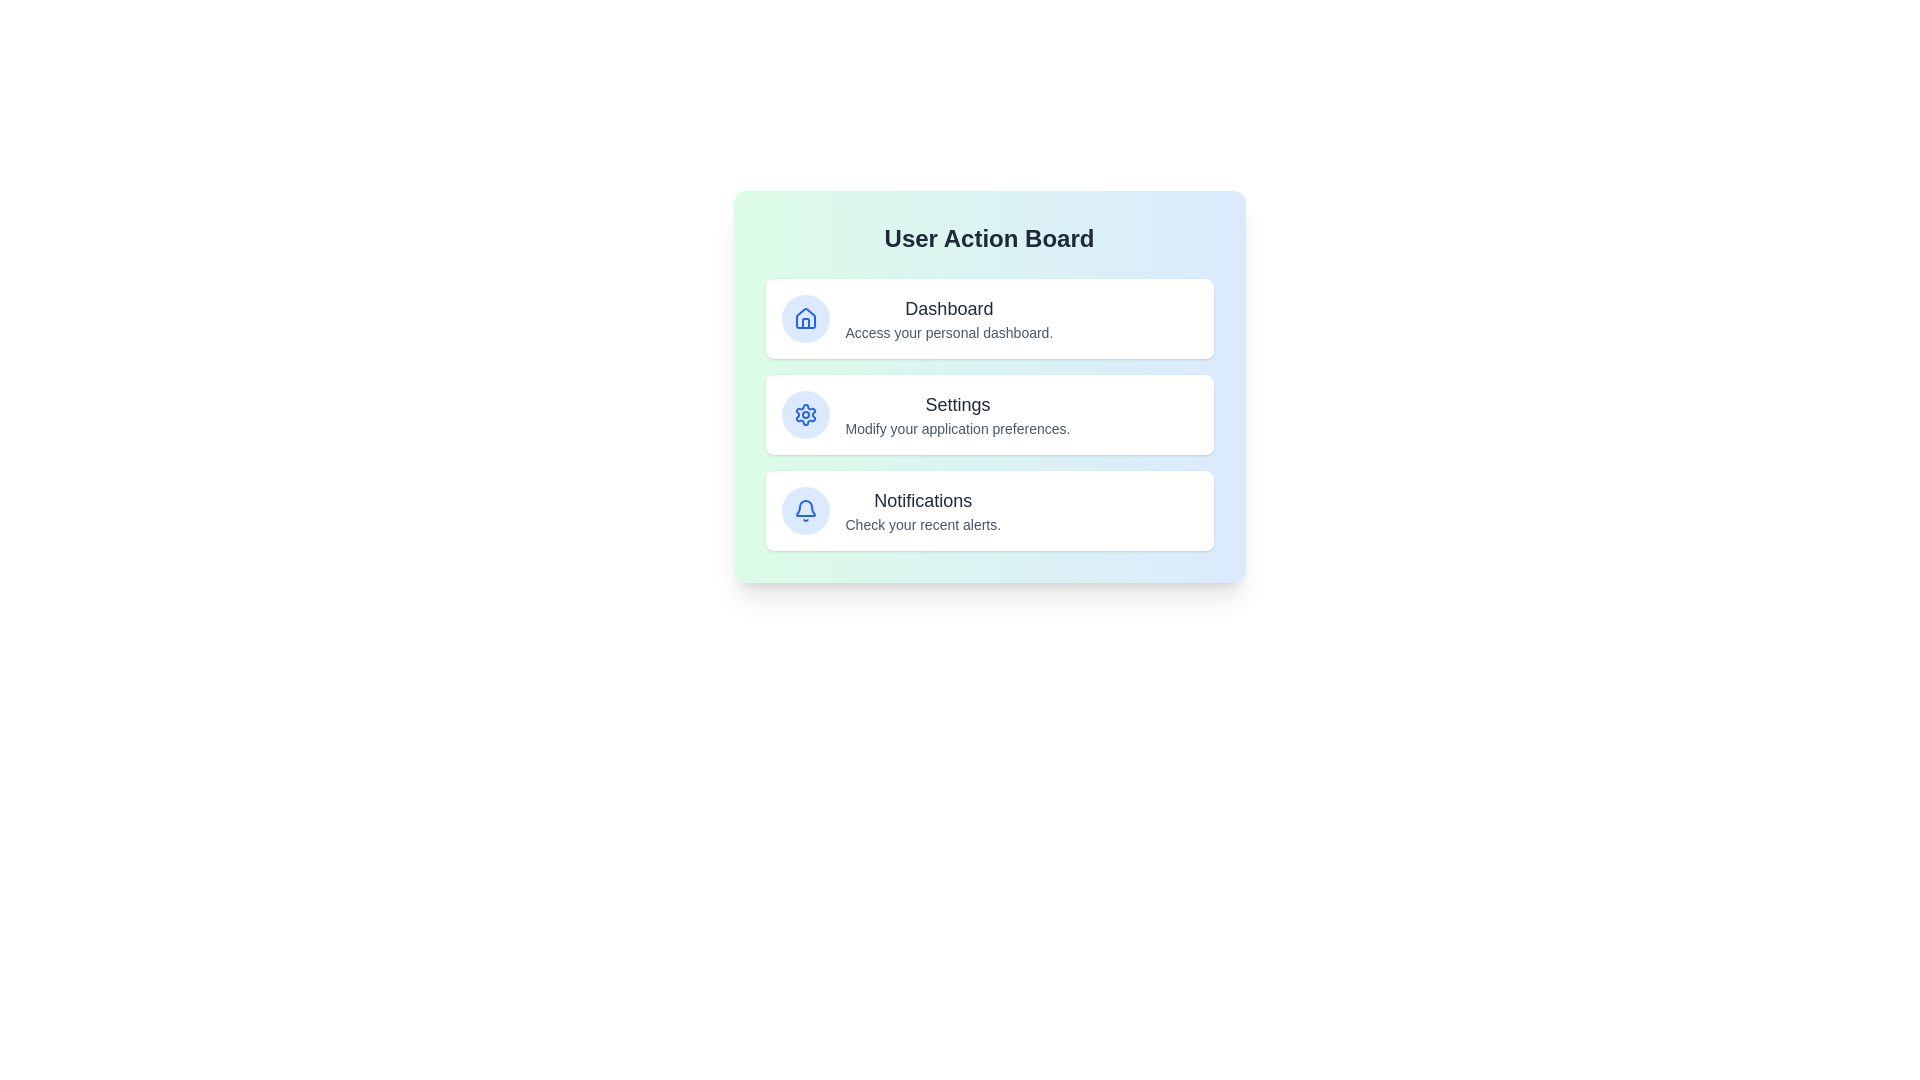 This screenshot has height=1080, width=1920. I want to click on the icon corresponding to Settings in the User Action Board, so click(805, 414).